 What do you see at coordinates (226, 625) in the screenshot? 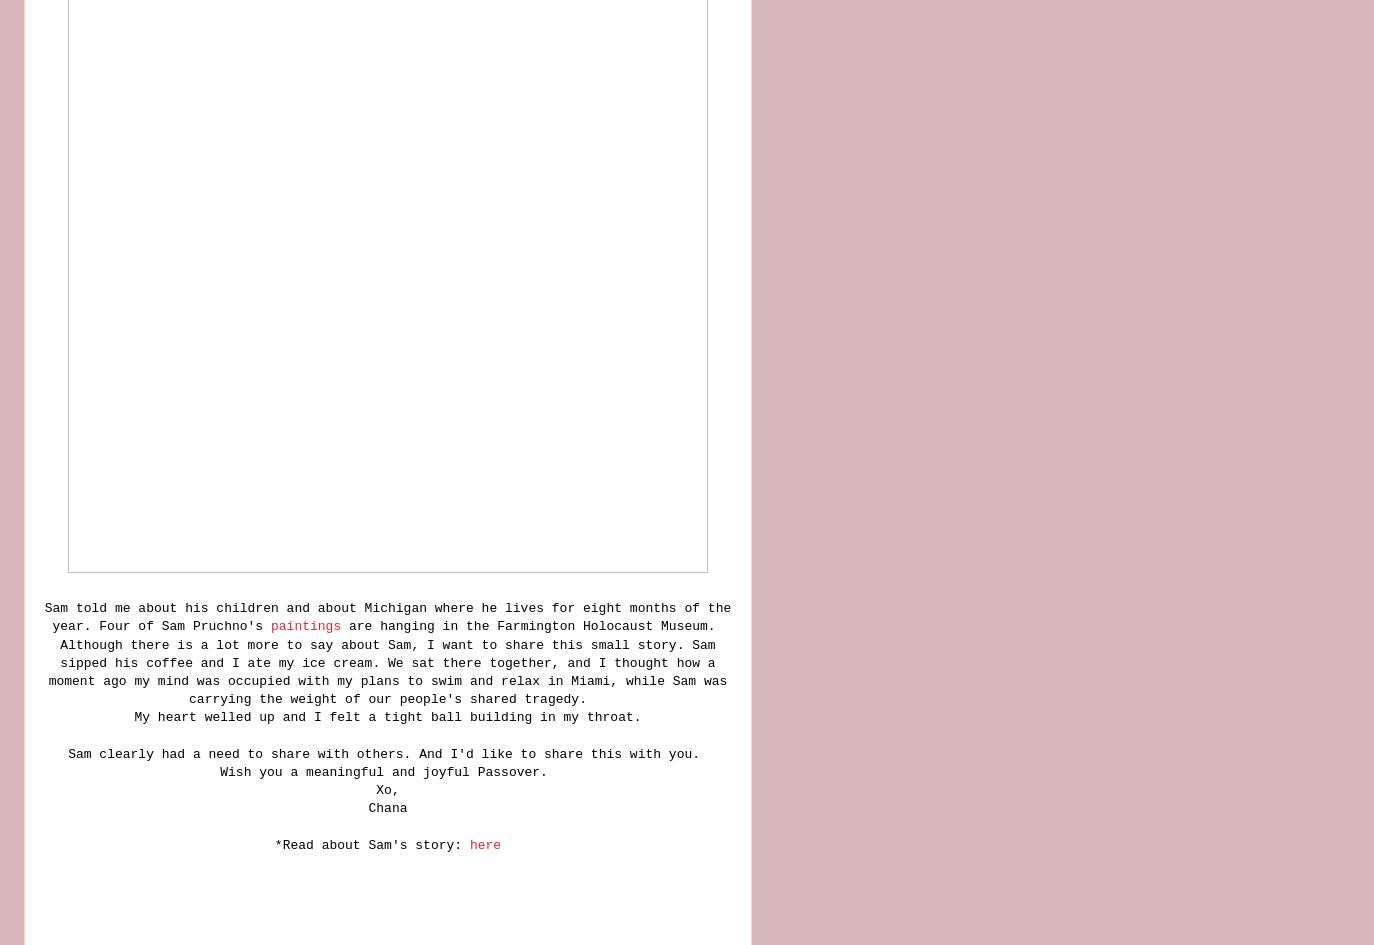
I see `'Pruchno's'` at bounding box center [226, 625].